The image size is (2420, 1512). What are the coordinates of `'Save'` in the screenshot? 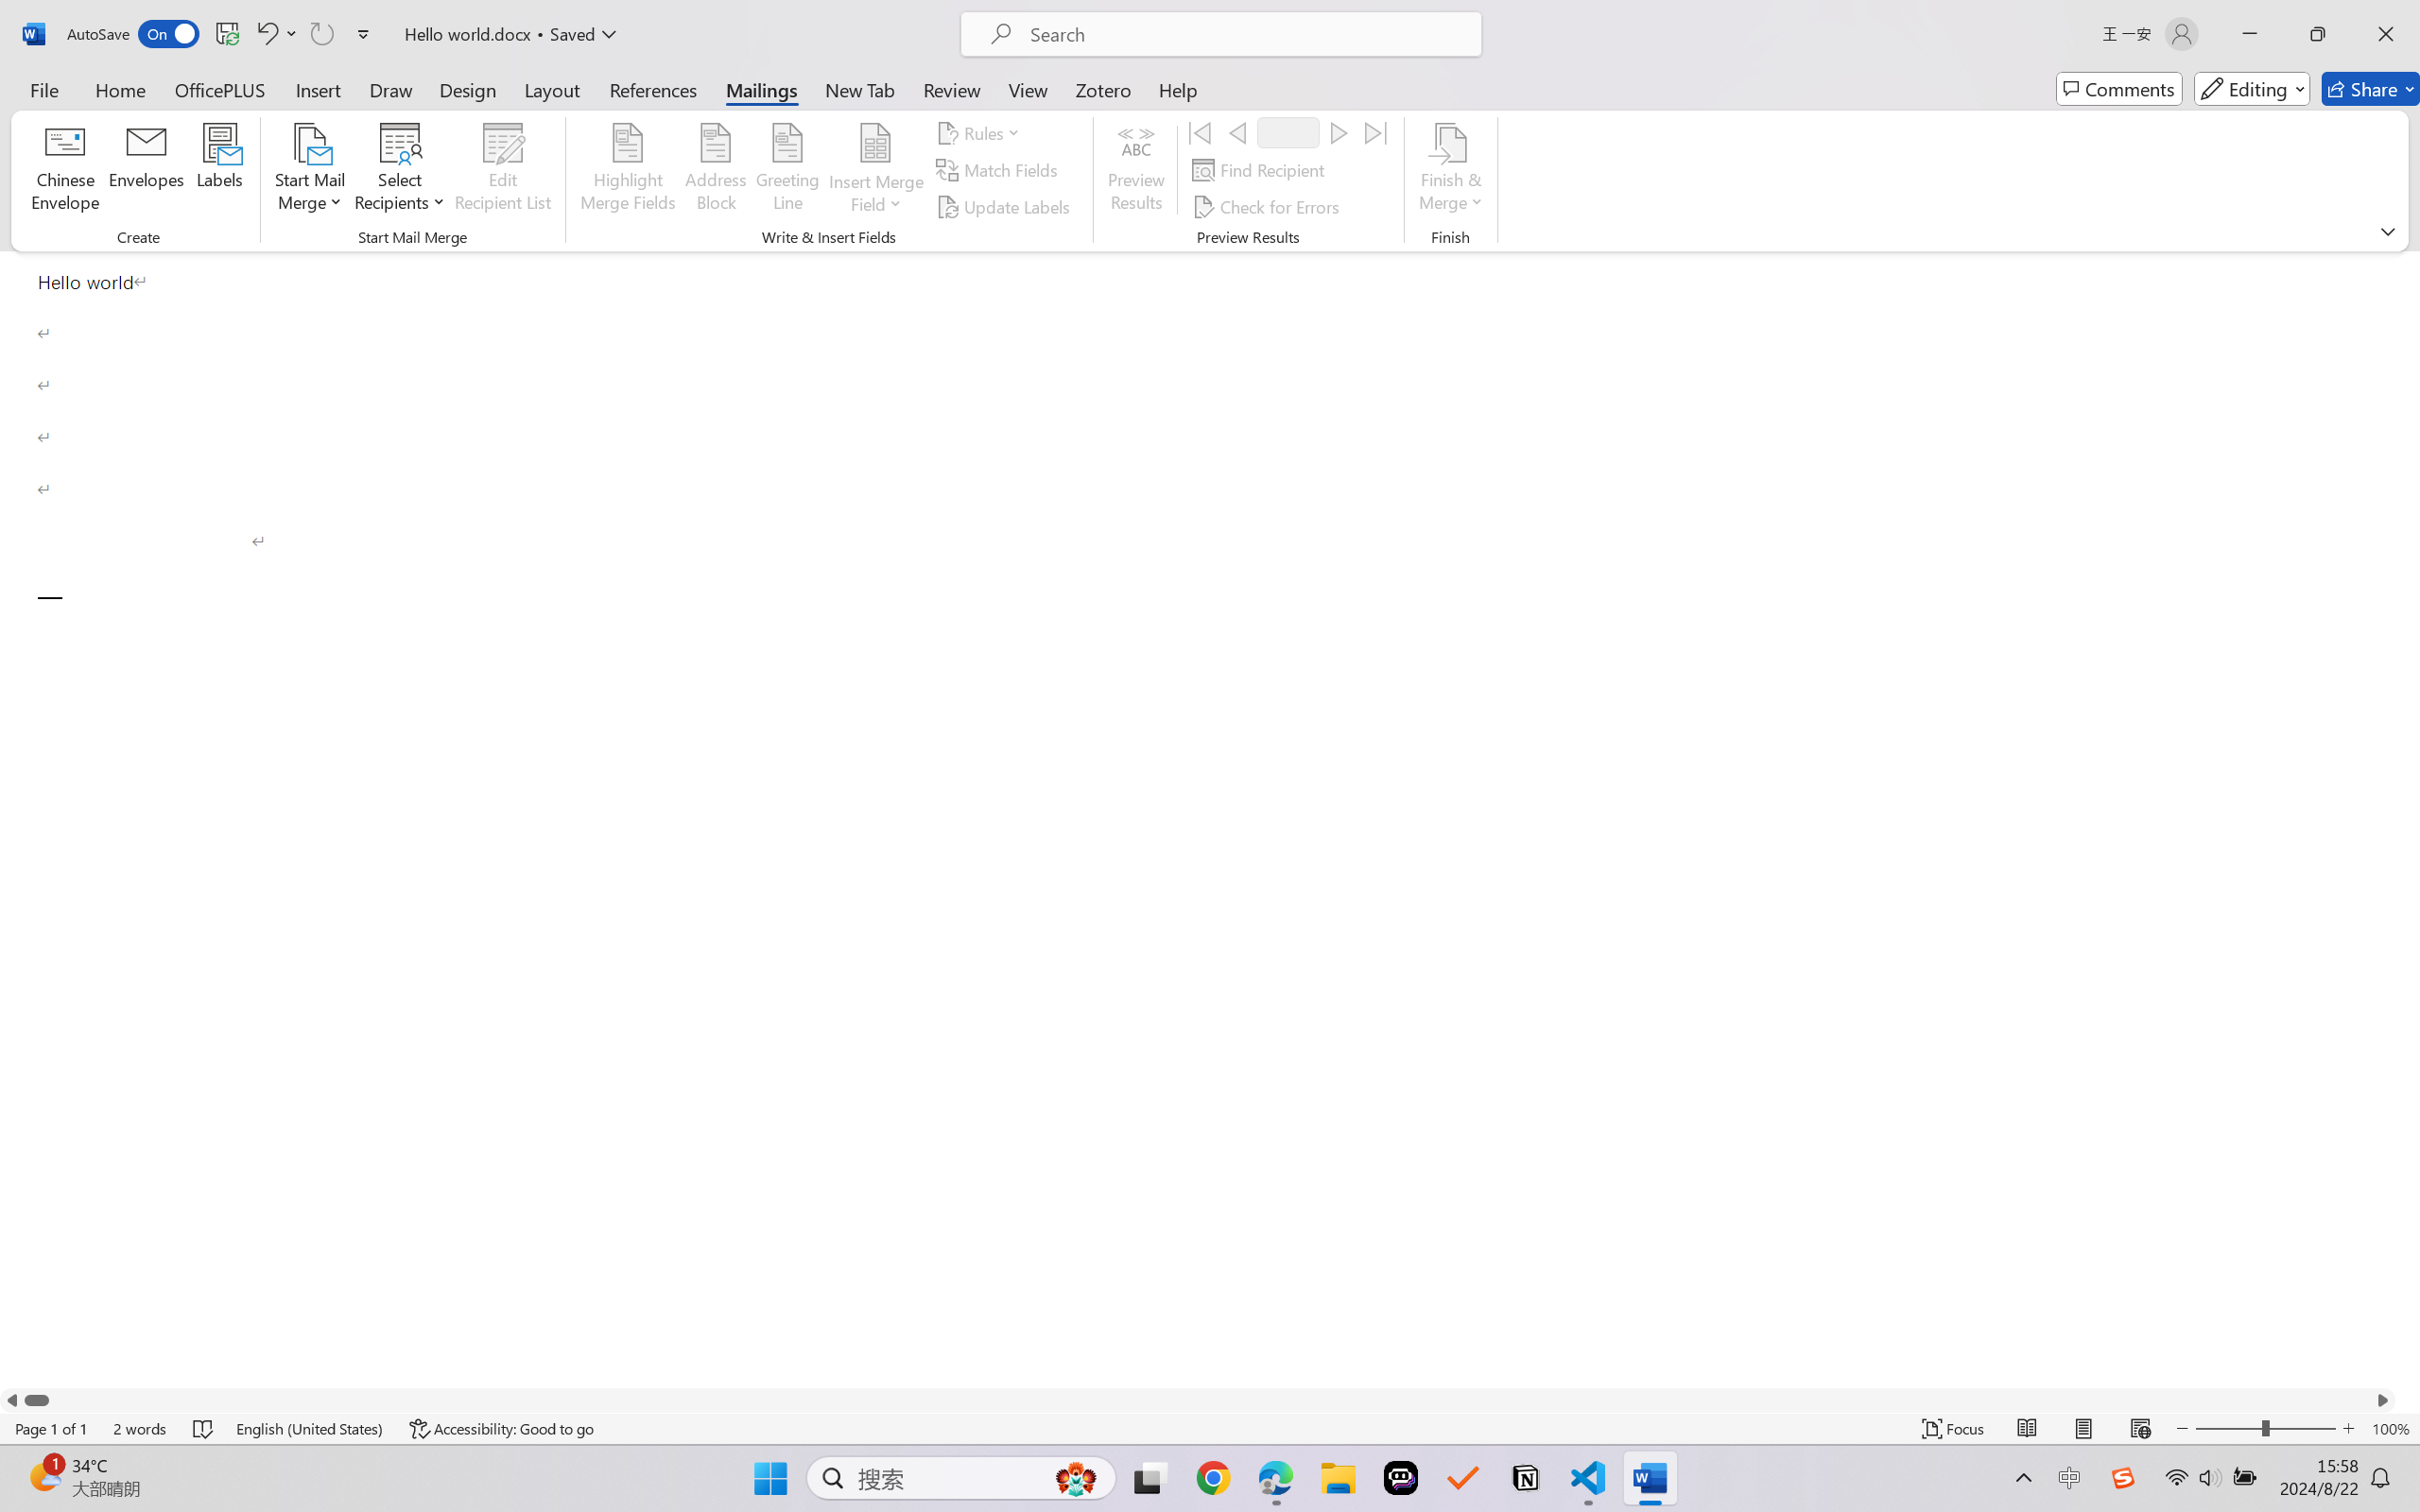 It's located at (226, 33).